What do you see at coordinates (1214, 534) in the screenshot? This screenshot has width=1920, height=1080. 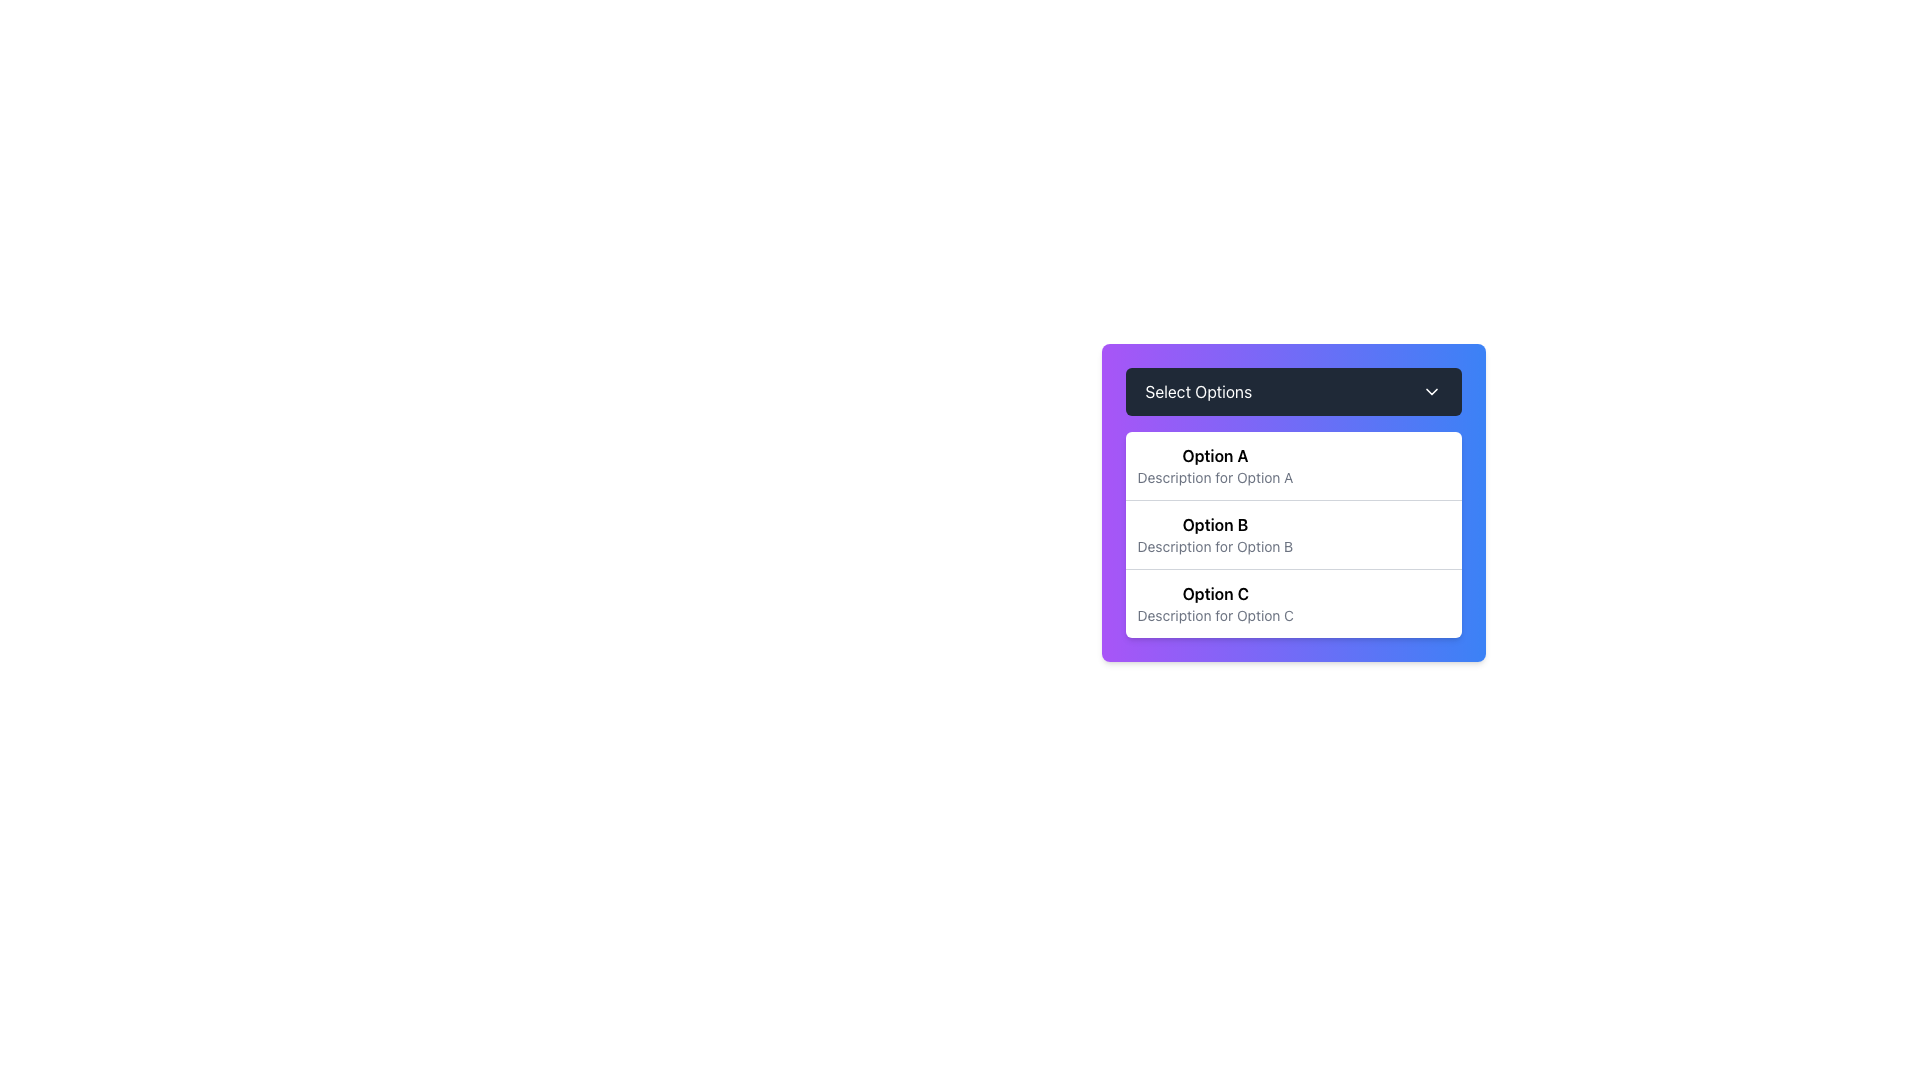 I see `the second option in the dropdown list` at bounding box center [1214, 534].